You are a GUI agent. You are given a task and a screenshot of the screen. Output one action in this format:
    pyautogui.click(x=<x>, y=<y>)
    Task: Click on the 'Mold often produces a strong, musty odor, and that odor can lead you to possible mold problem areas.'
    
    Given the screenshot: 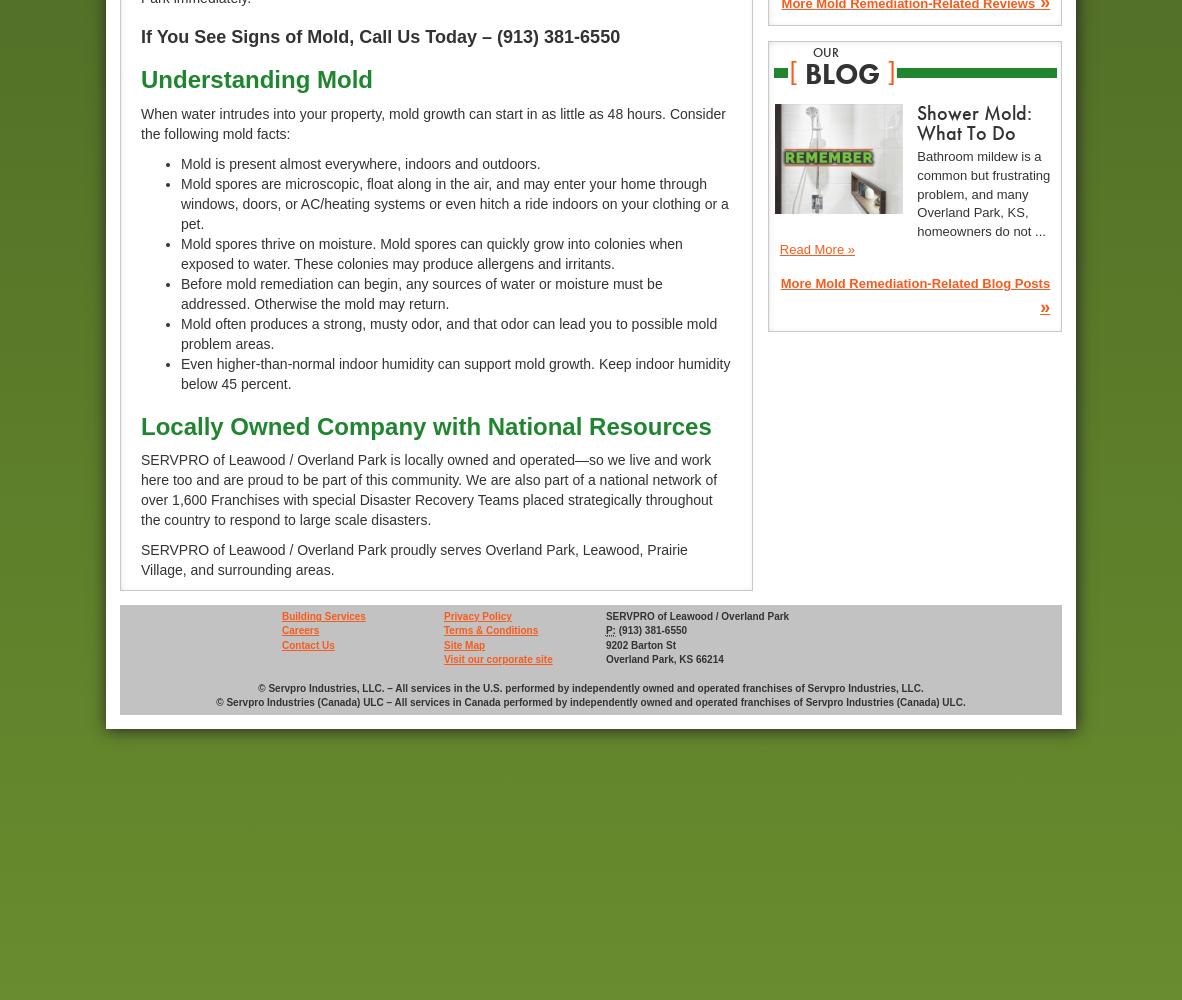 What is the action you would take?
    pyautogui.click(x=180, y=332)
    